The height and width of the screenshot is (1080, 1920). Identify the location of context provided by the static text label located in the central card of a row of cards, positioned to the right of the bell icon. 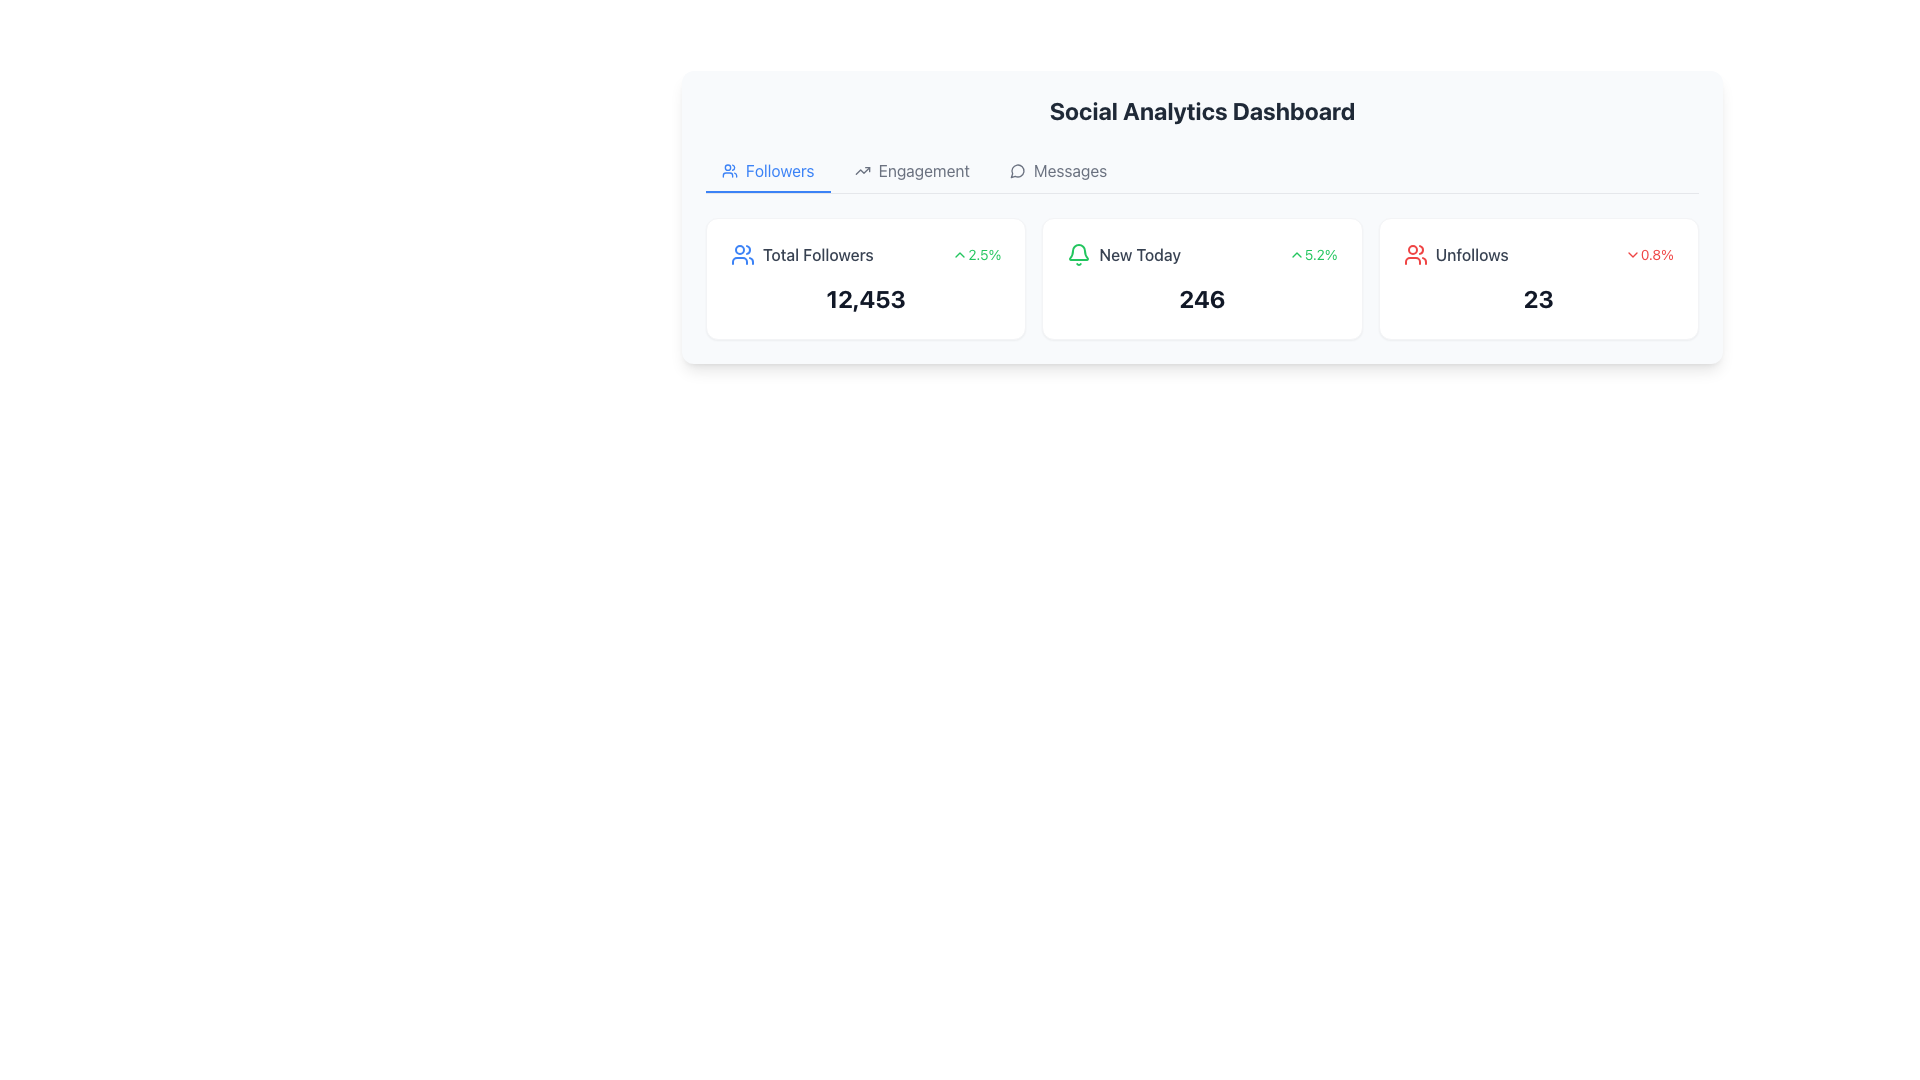
(1140, 253).